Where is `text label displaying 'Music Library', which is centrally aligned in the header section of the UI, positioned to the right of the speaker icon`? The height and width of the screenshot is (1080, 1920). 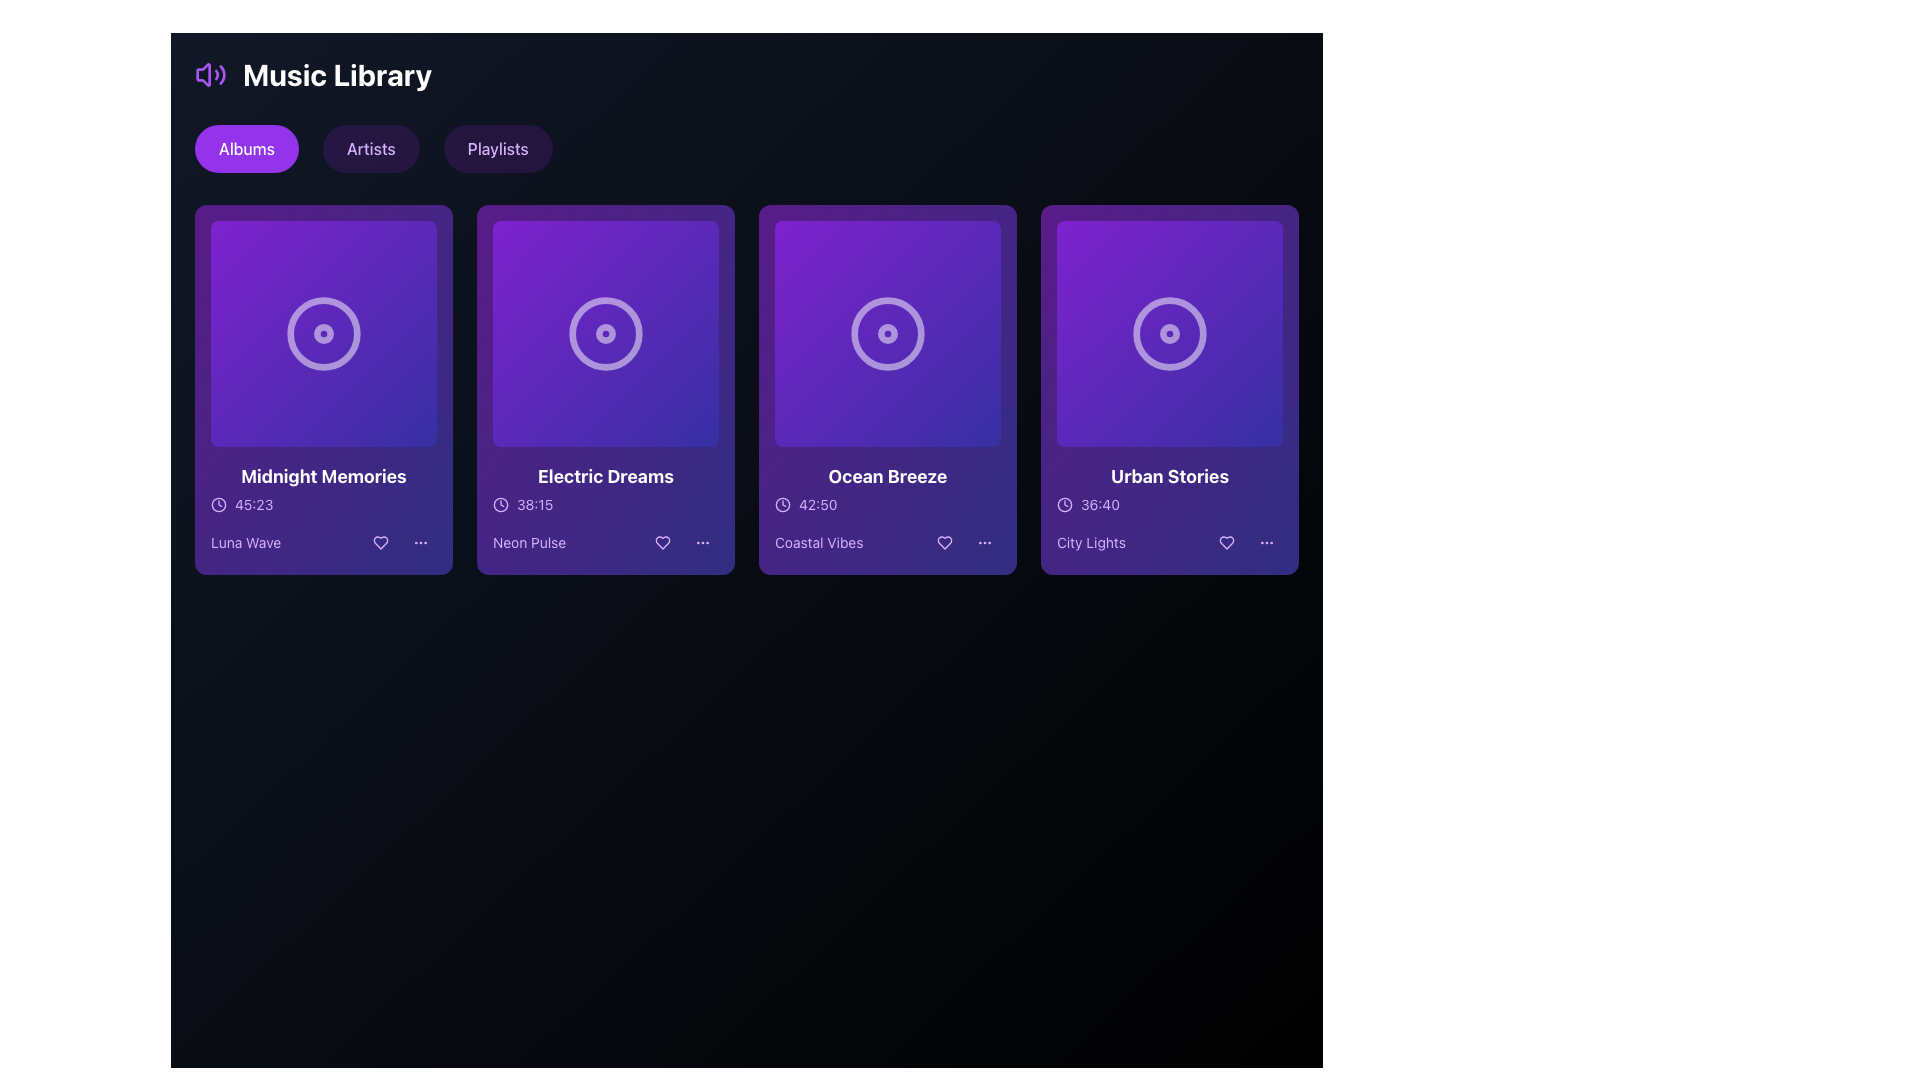 text label displaying 'Music Library', which is centrally aligned in the header section of the UI, positioned to the right of the speaker icon is located at coordinates (337, 73).